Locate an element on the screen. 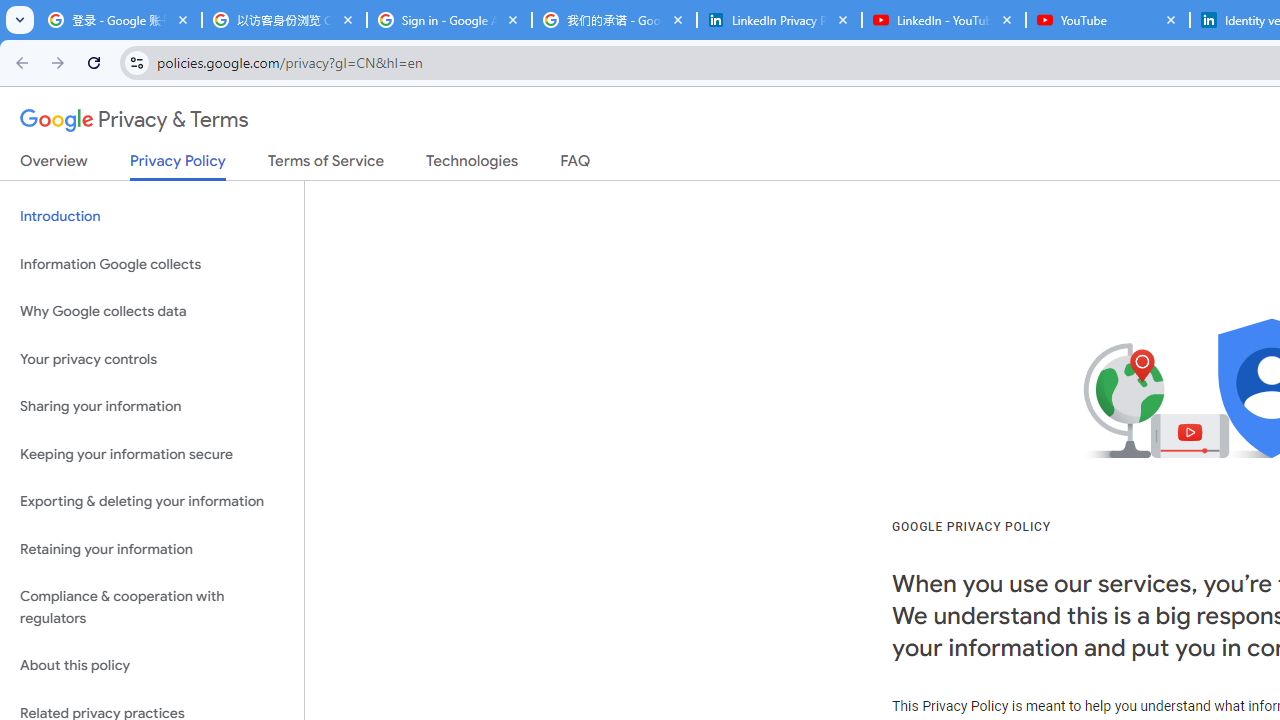 Image resolution: width=1280 pixels, height=720 pixels. 'Your privacy controls' is located at coordinates (151, 358).